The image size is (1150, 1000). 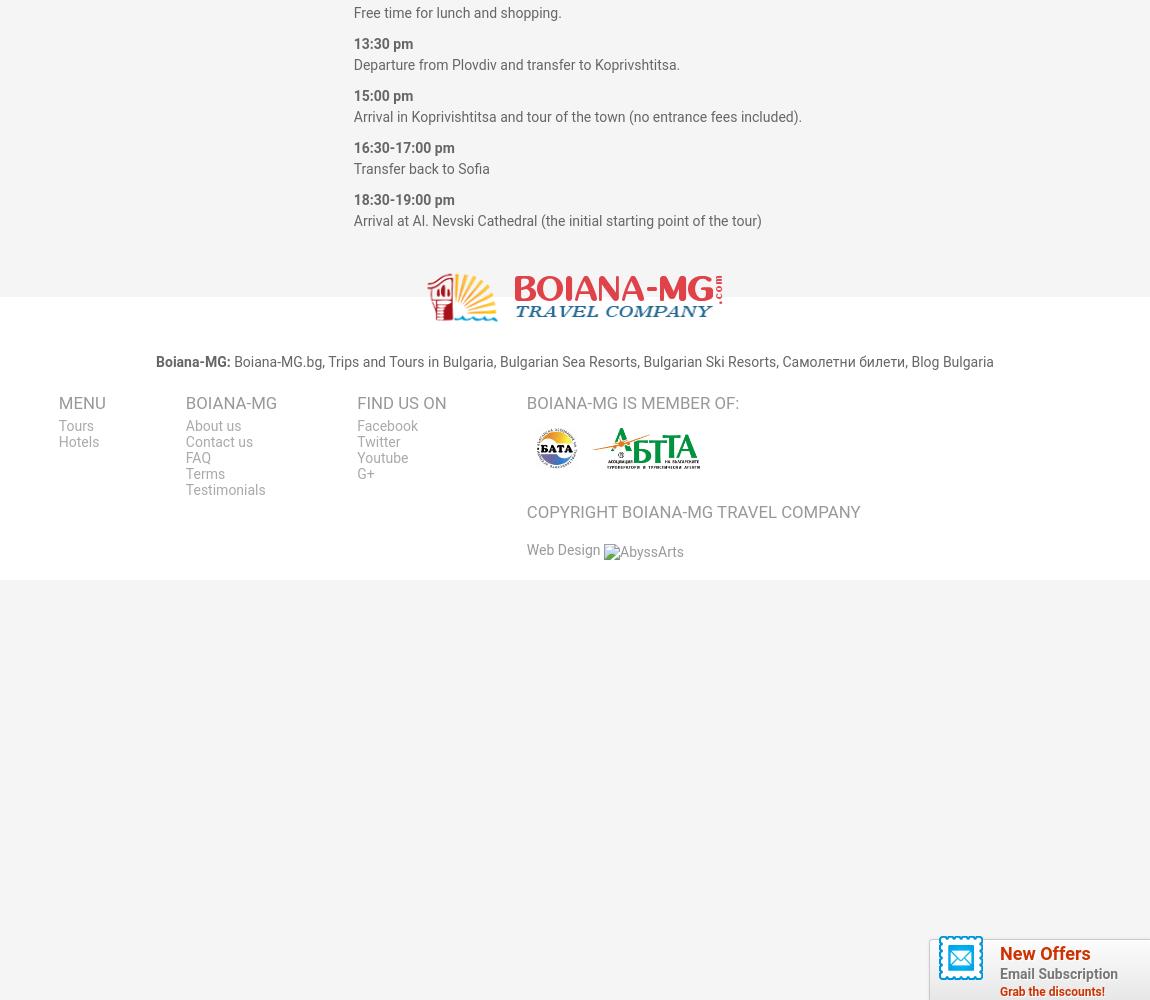 I want to click on 'BOIANA-MG', so click(x=230, y=403).